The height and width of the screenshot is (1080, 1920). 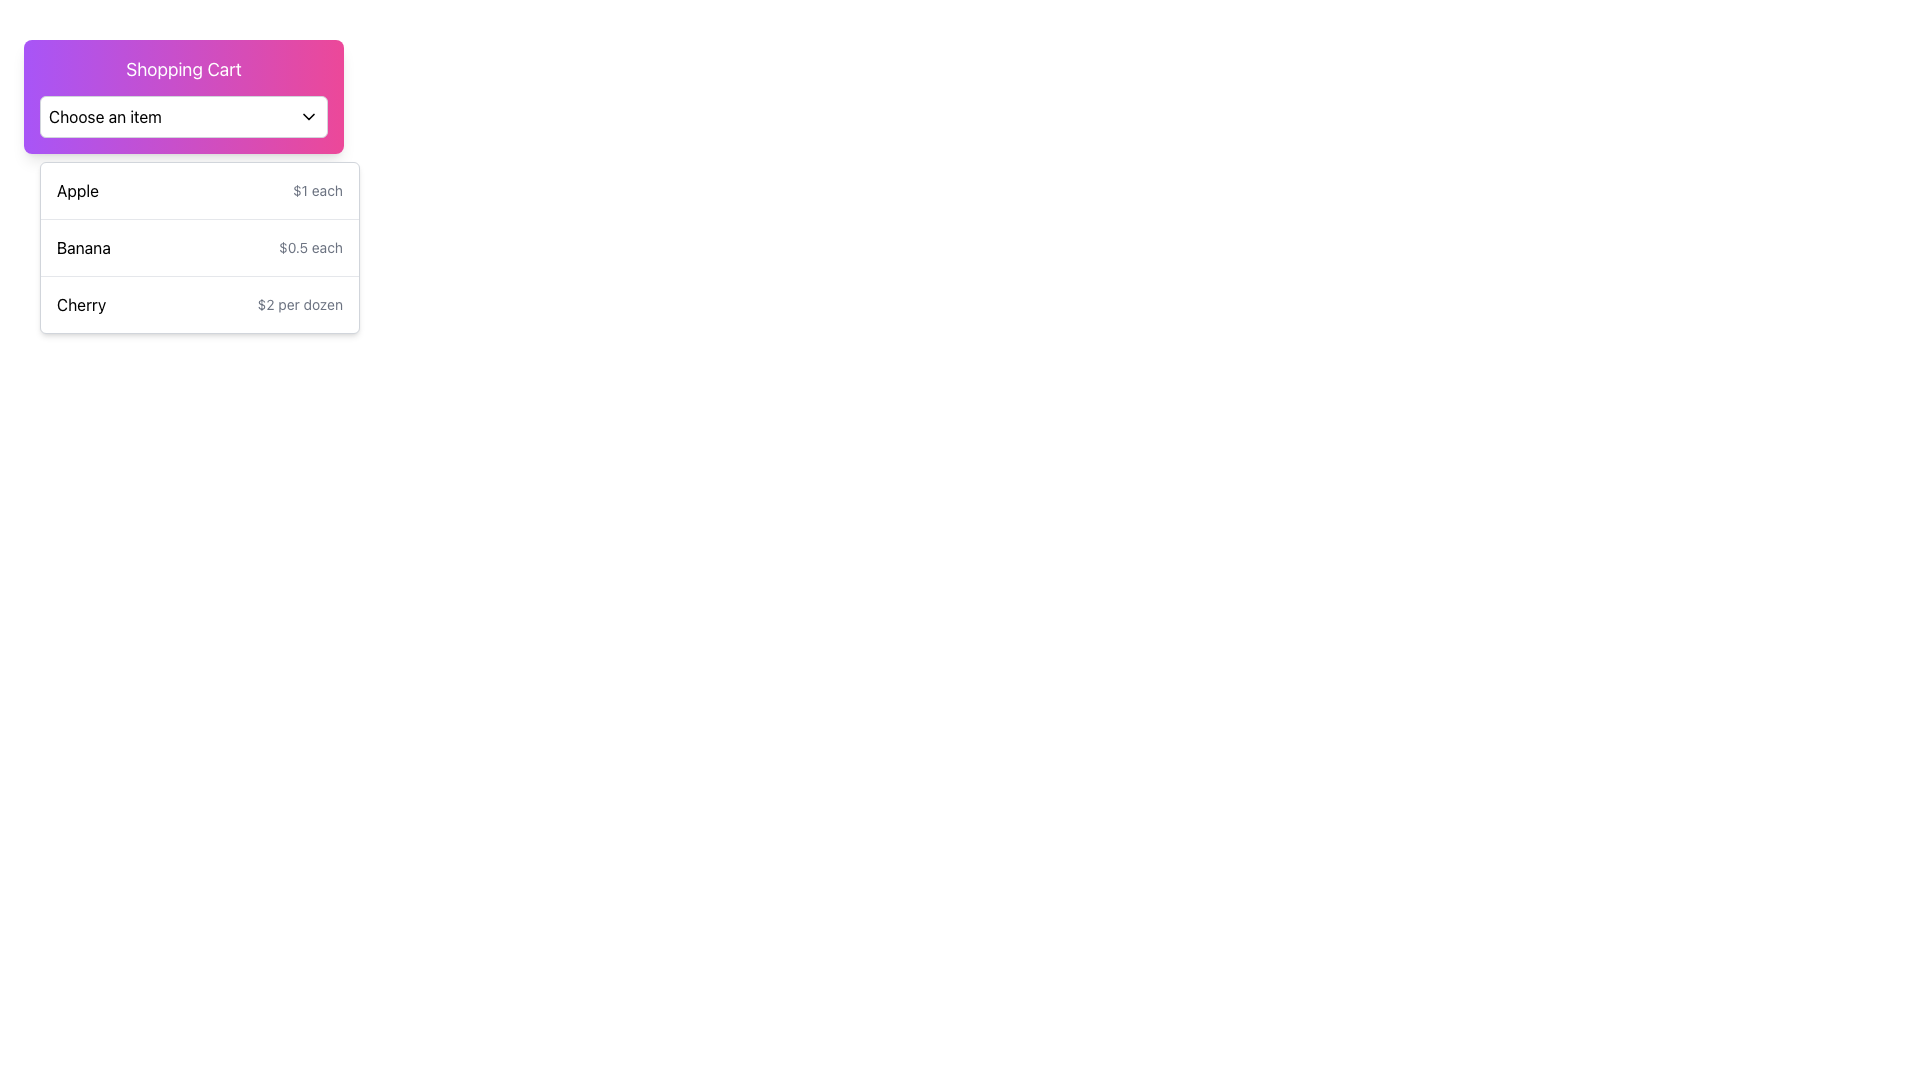 I want to click on the static text label displaying the unit price of the 'Banana' item, which is located on the right side of the 'Banana' text, so click(x=310, y=246).